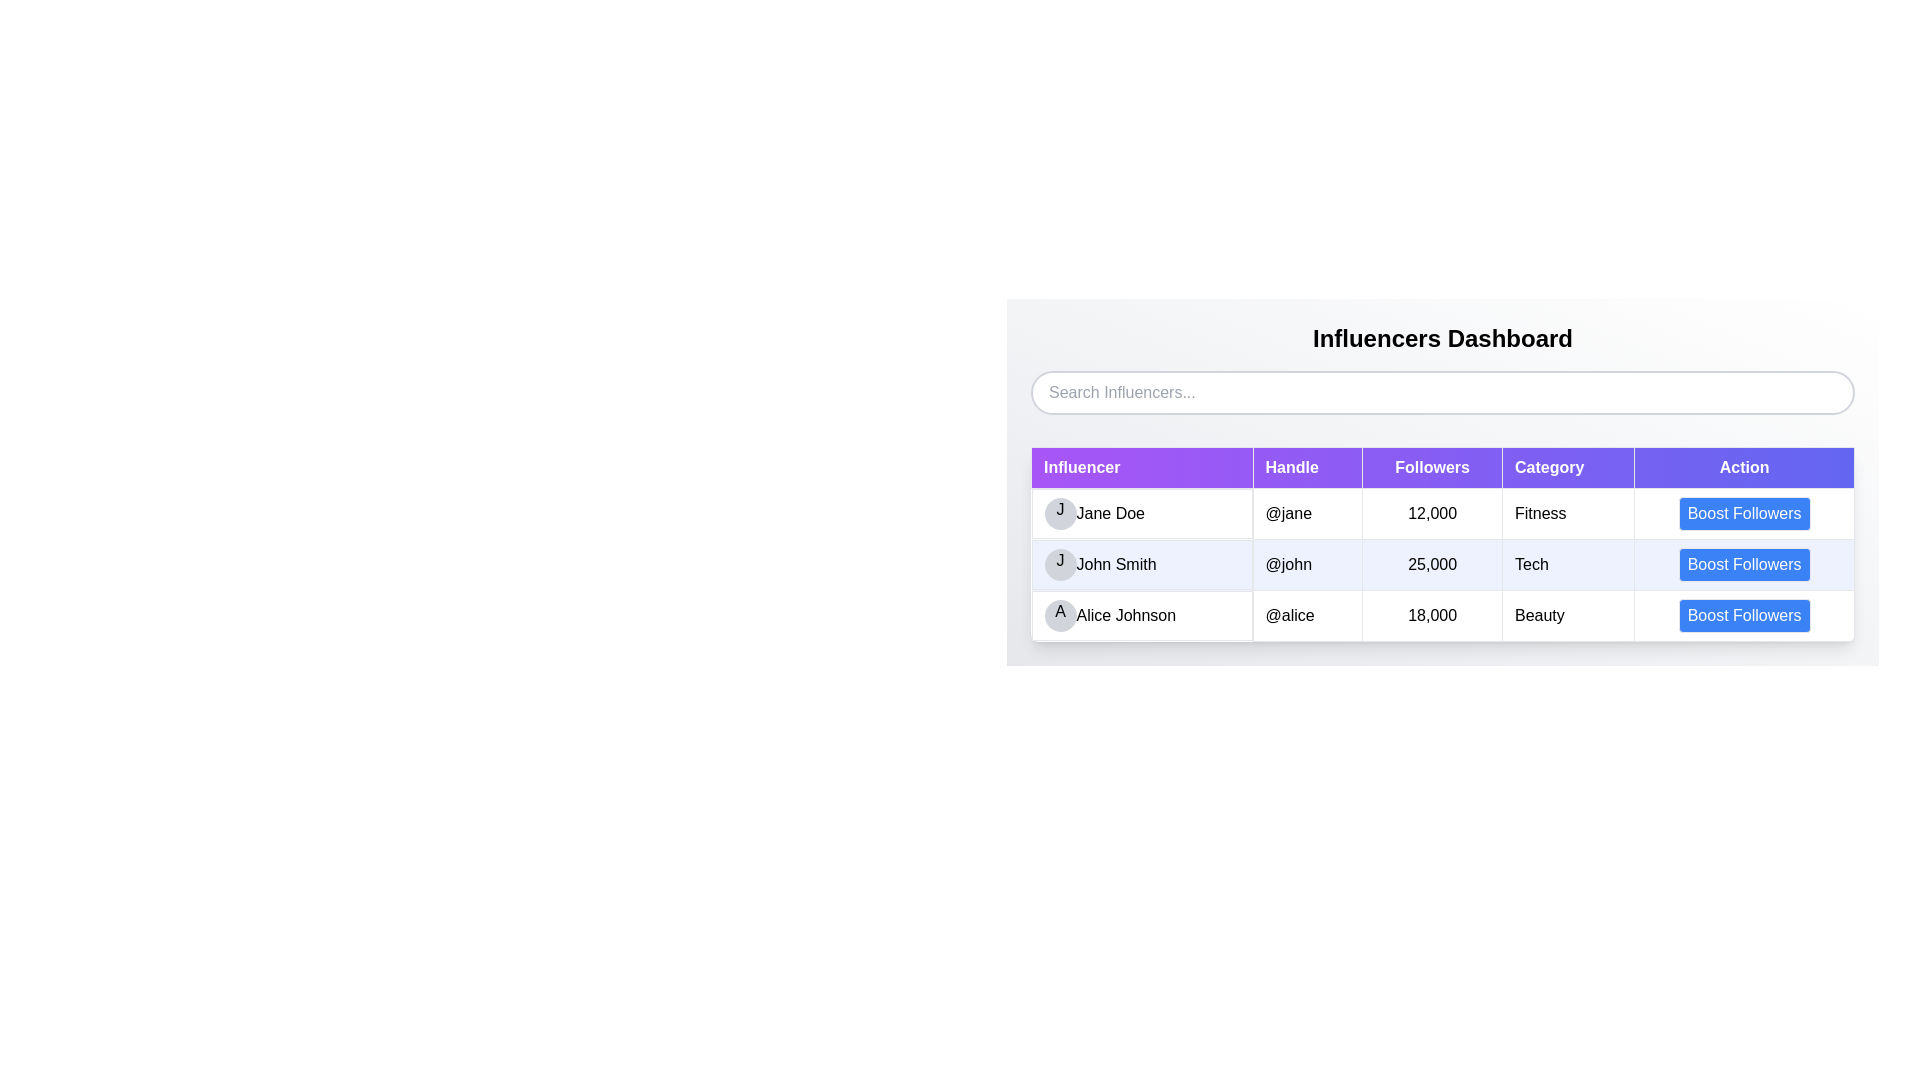  Describe the element at coordinates (1059, 512) in the screenshot. I see `the Profile icon, which is a circular icon with a gray background and a black letter 'J', located to the left of 'Jane Doe' in the Influencer column` at that location.